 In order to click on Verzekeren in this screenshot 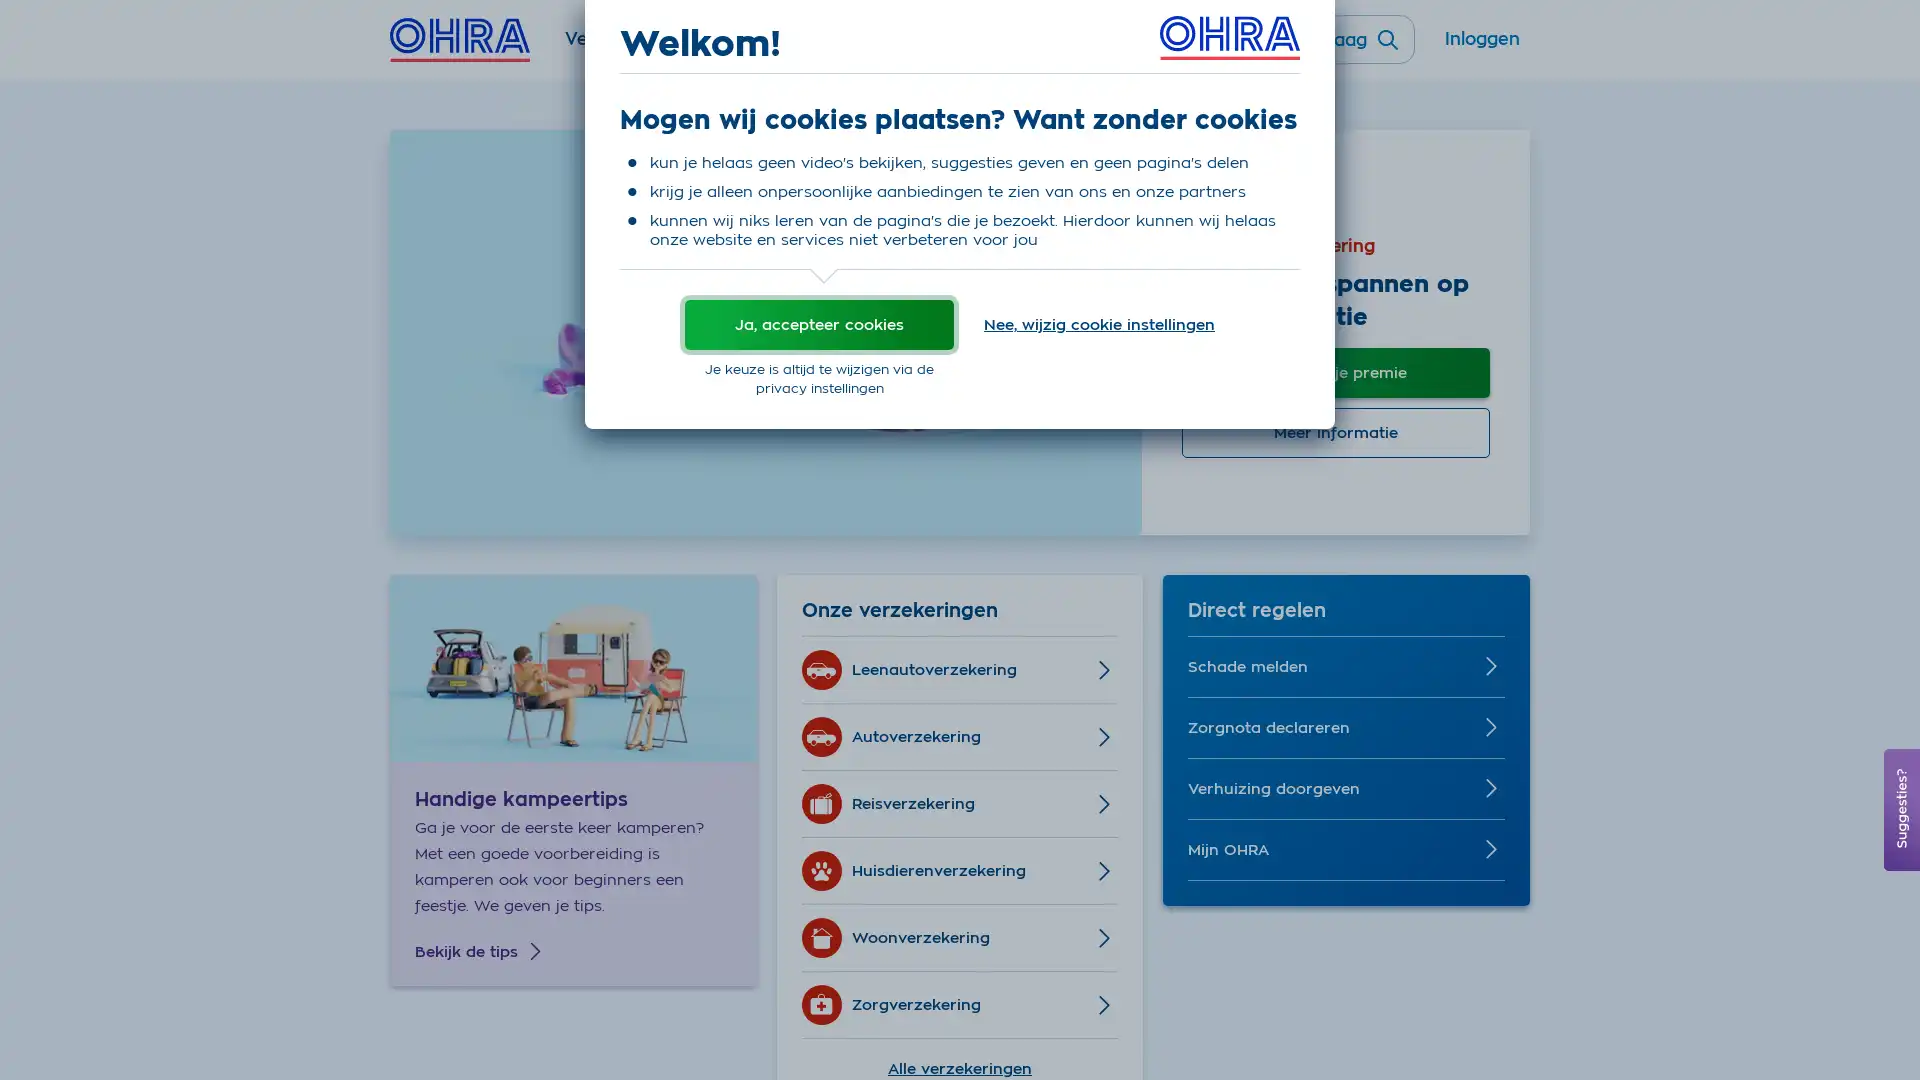, I will do `click(613, 48)`.